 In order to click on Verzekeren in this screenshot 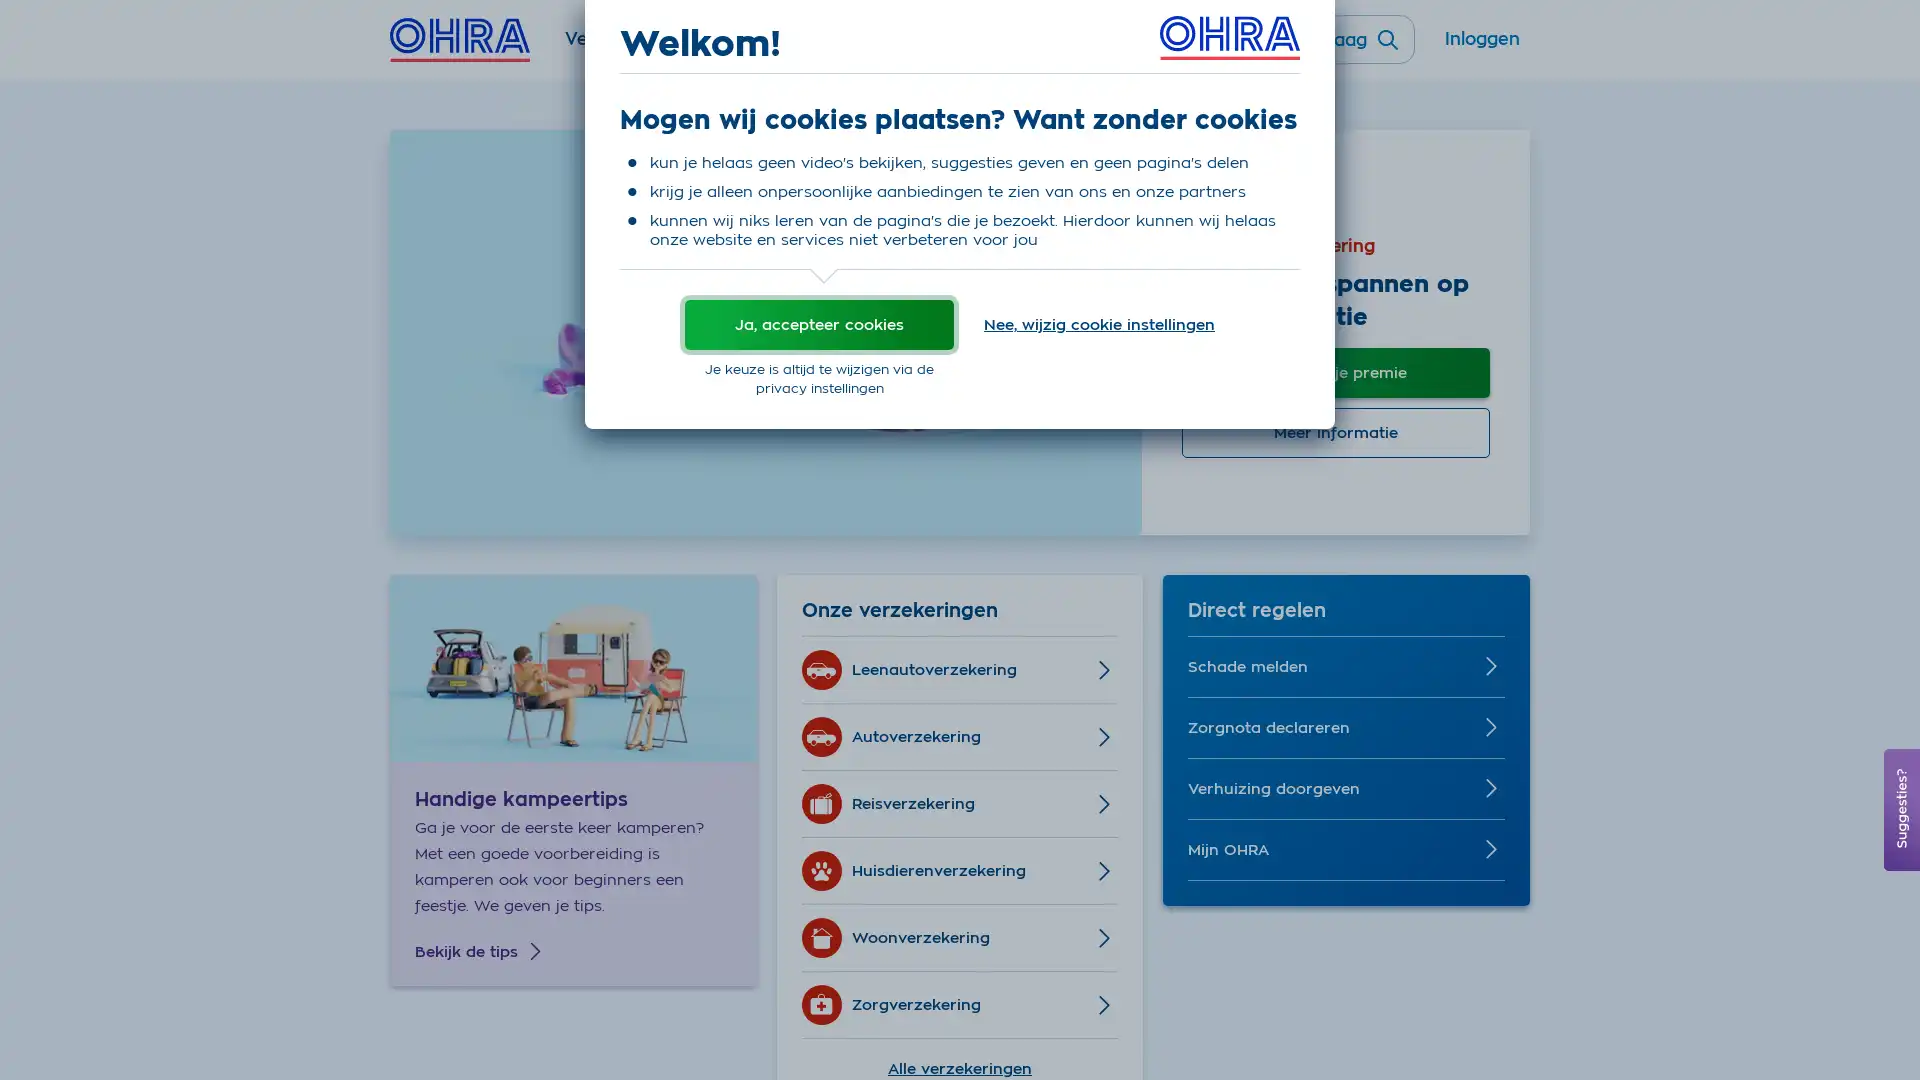, I will do `click(613, 48)`.